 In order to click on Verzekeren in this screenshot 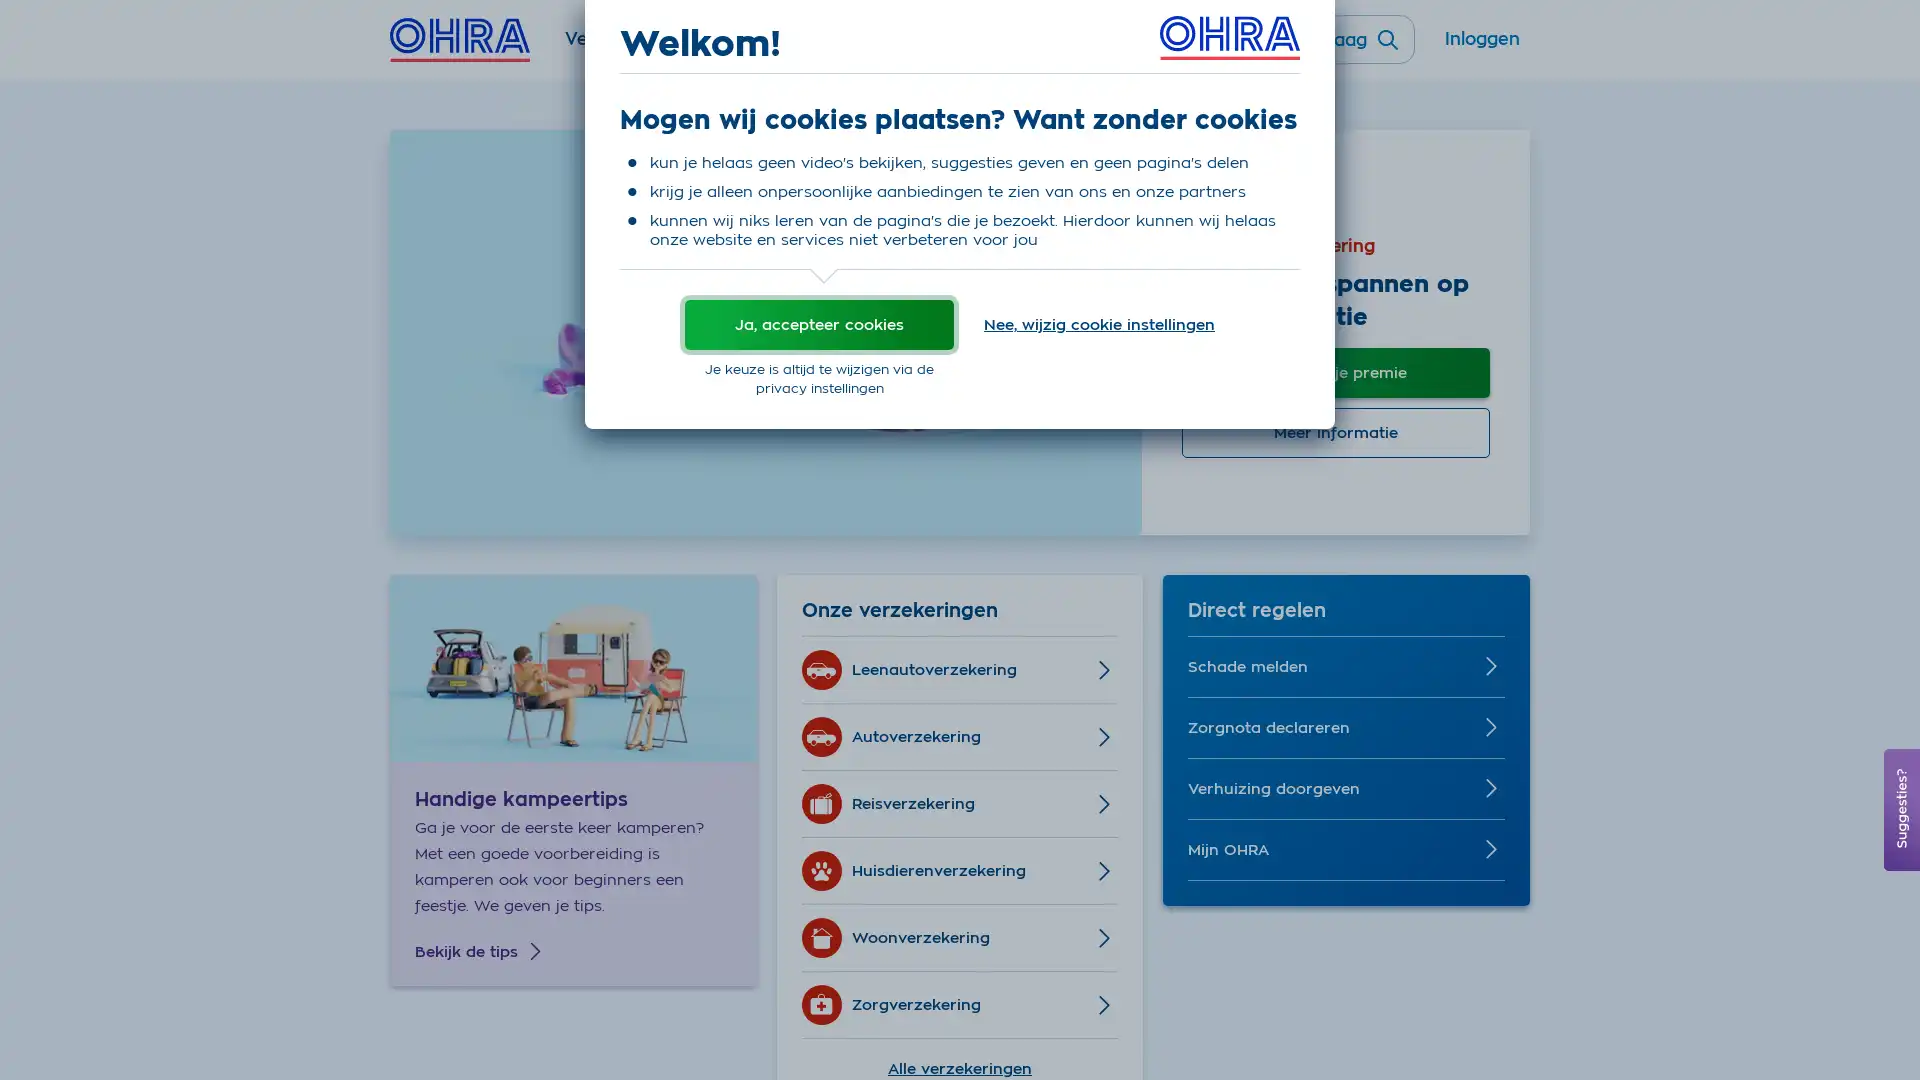, I will do `click(613, 48)`.